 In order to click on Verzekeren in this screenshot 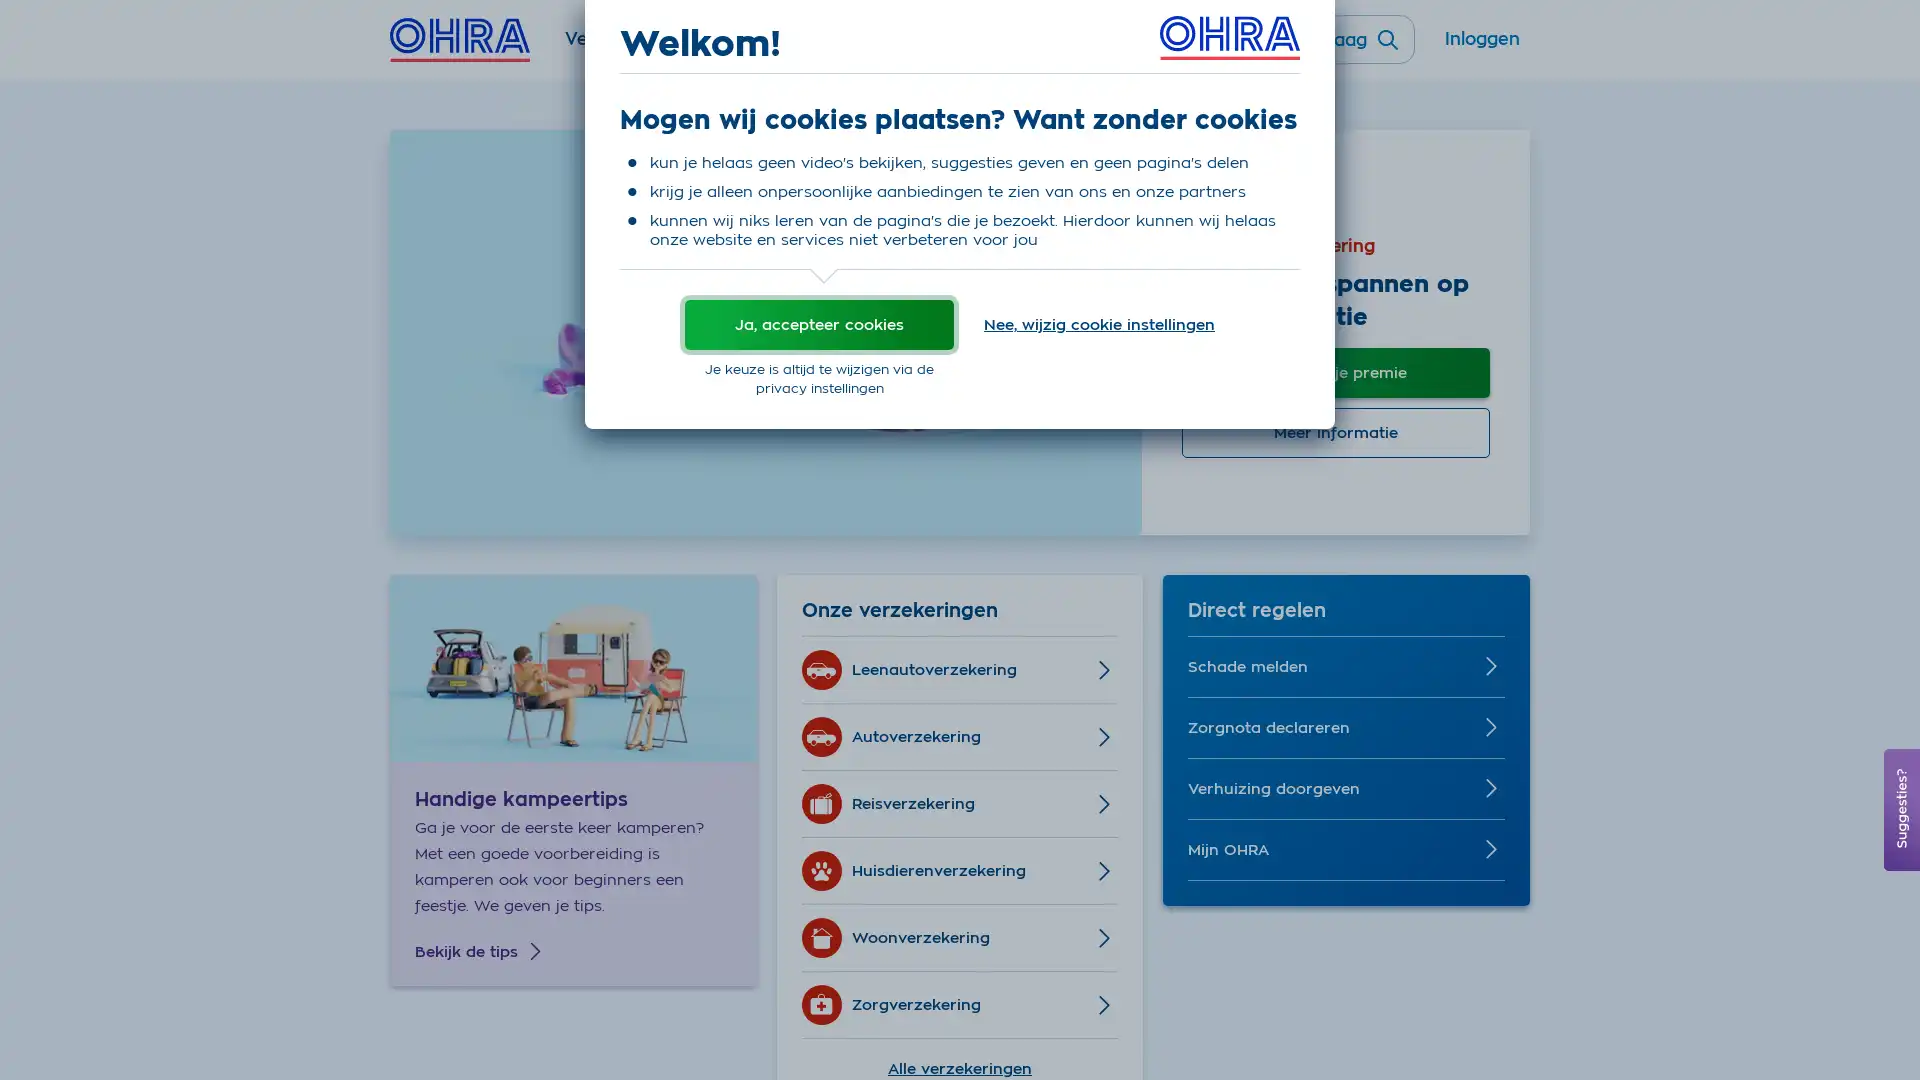, I will do `click(613, 48)`.